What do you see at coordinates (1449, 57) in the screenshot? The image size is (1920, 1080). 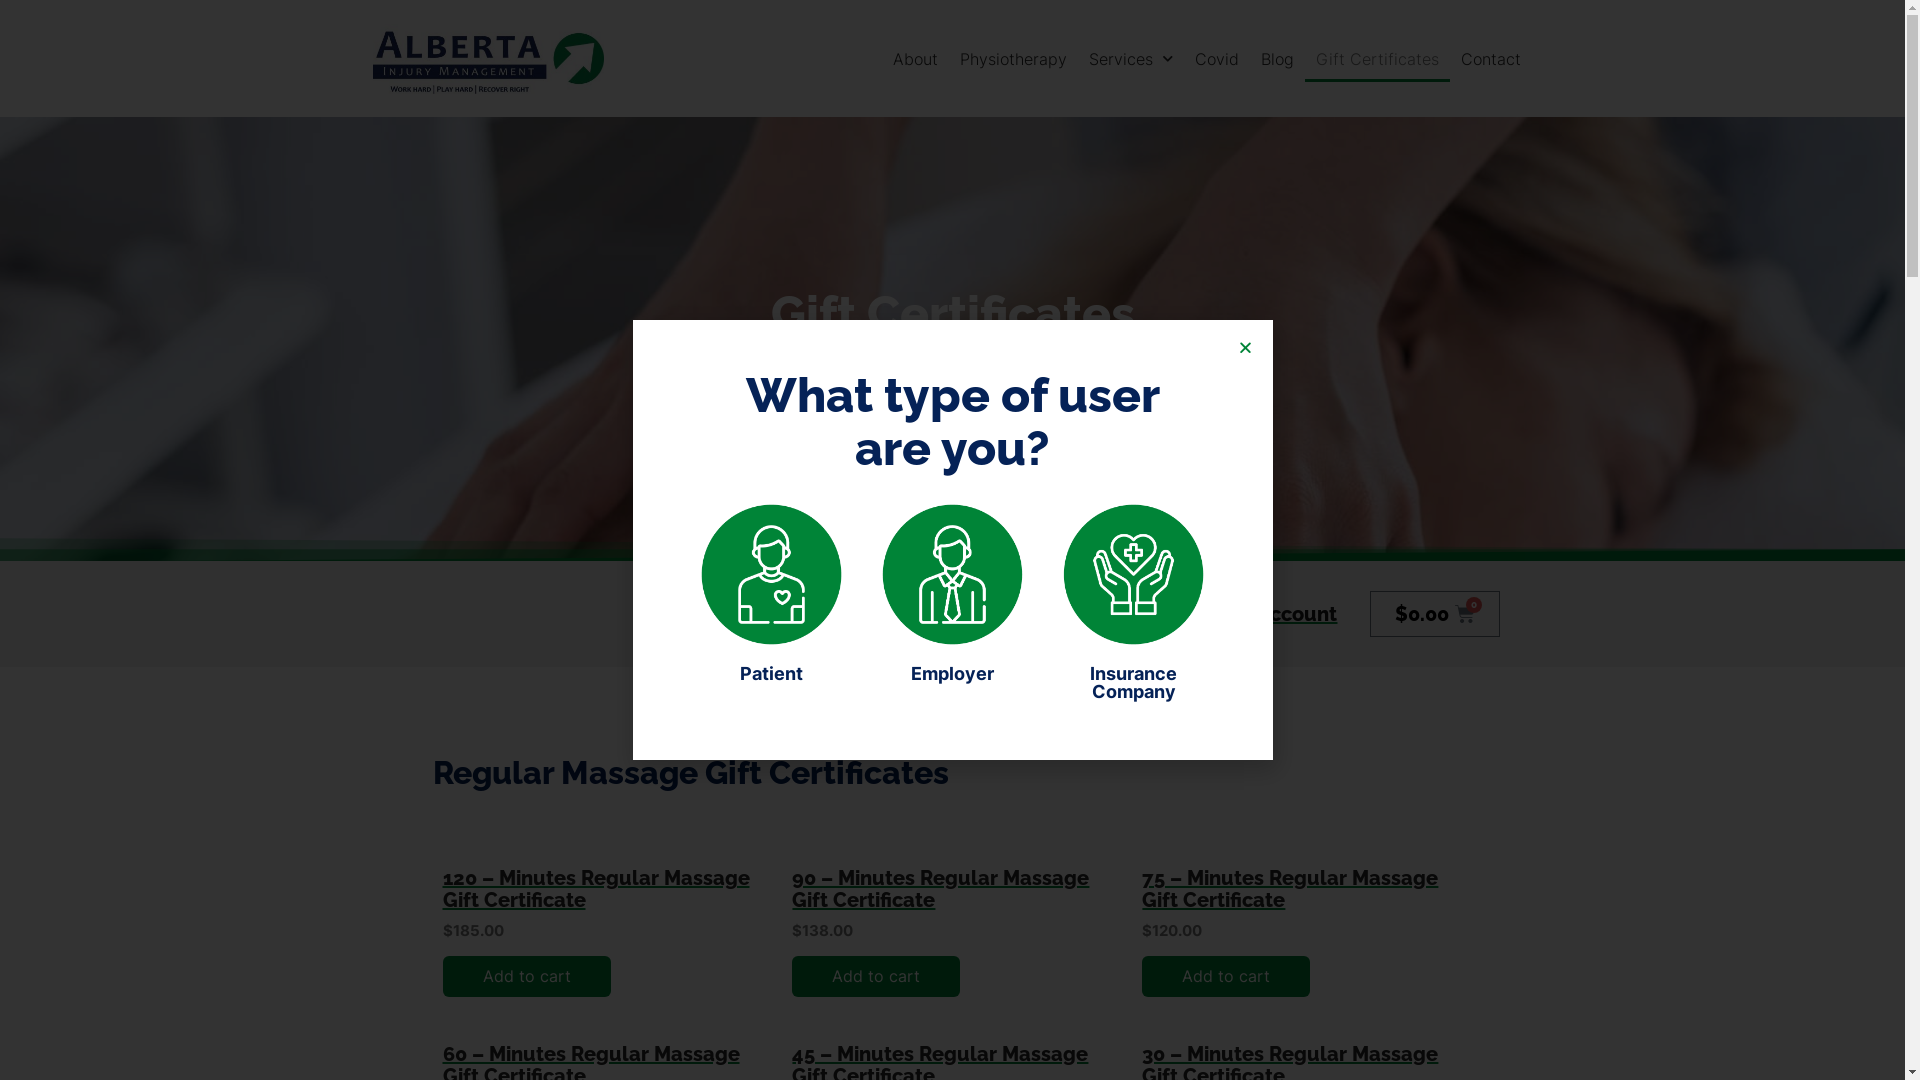 I see `'Contact'` at bounding box center [1449, 57].